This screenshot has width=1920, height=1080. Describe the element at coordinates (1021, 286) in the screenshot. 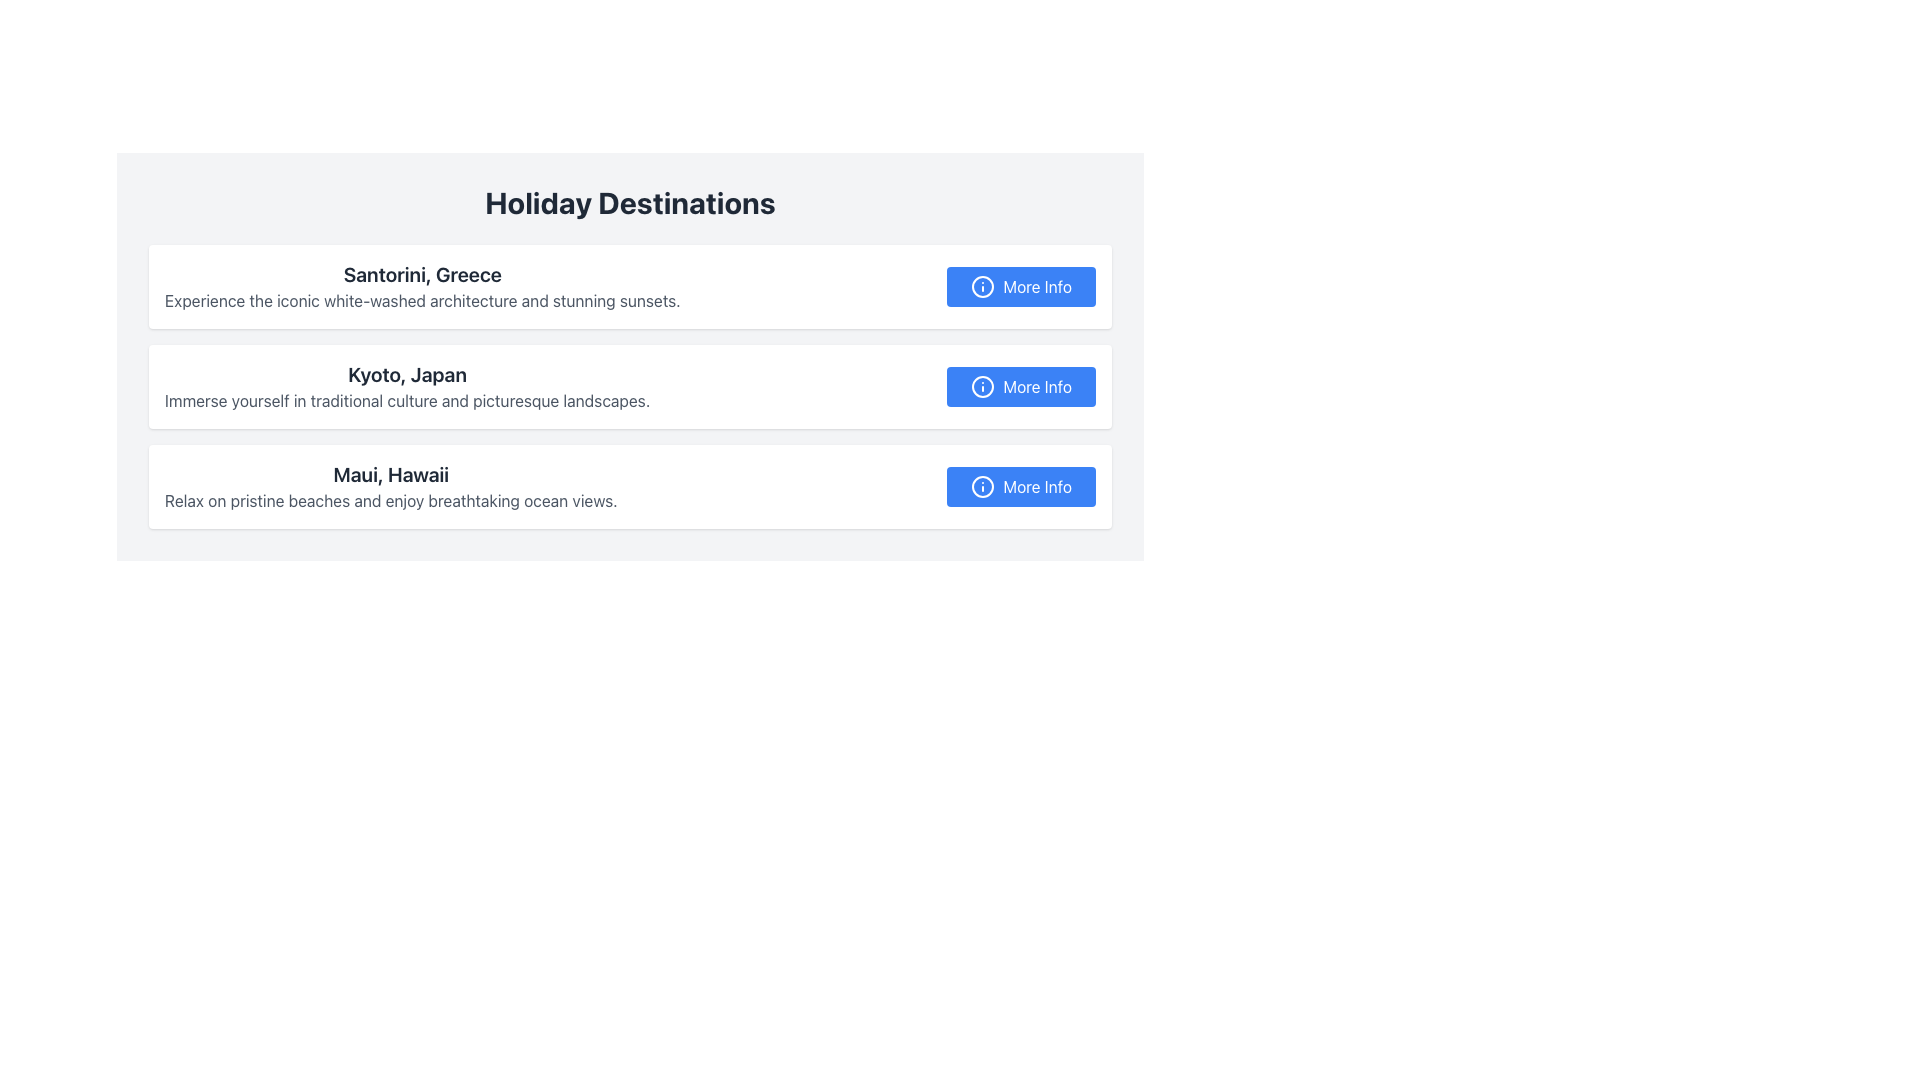

I see `the button located in the topmost card of a vertical stack of three, positioned to the right of the text description of 'Santorini, Greece'` at that location.